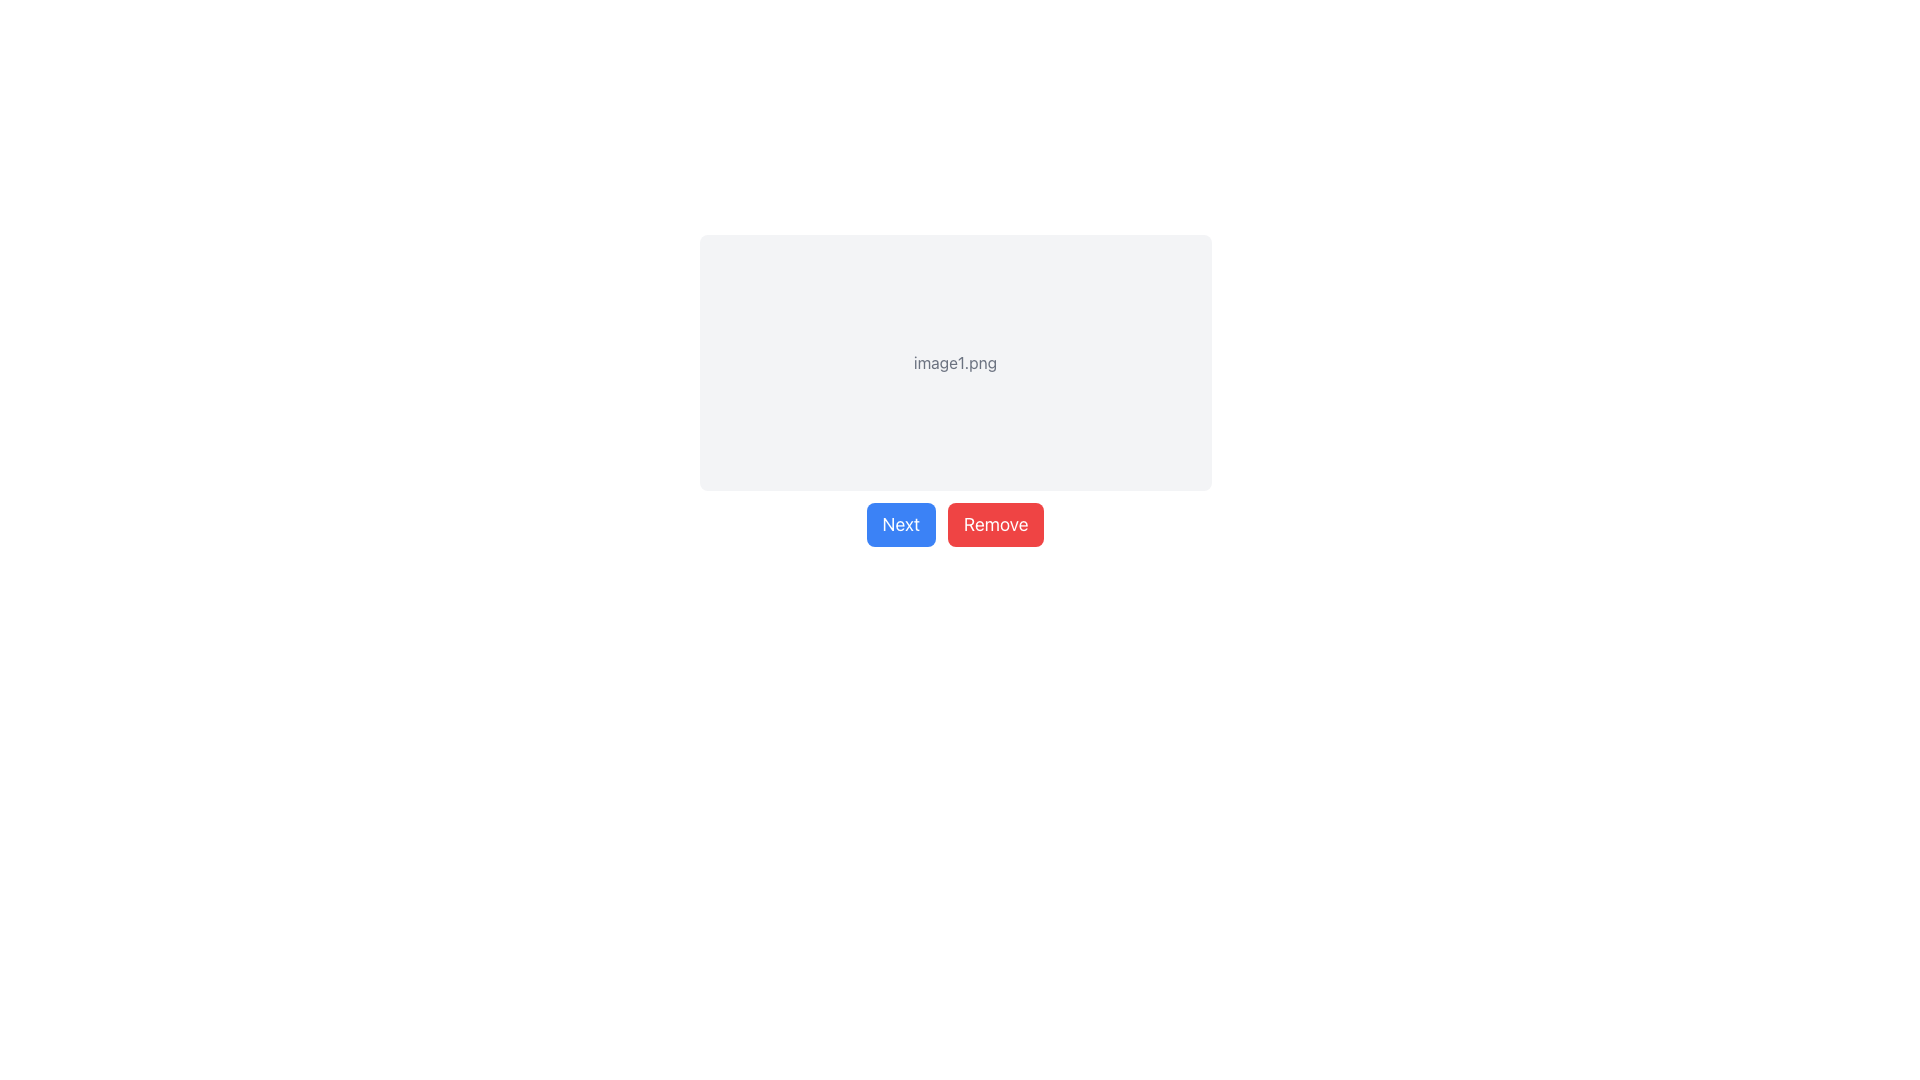 This screenshot has width=1920, height=1080. I want to click on the 'Remove' button, which is a rectangular button with rounded corners, red background, and white bold text, so click(996, 523).